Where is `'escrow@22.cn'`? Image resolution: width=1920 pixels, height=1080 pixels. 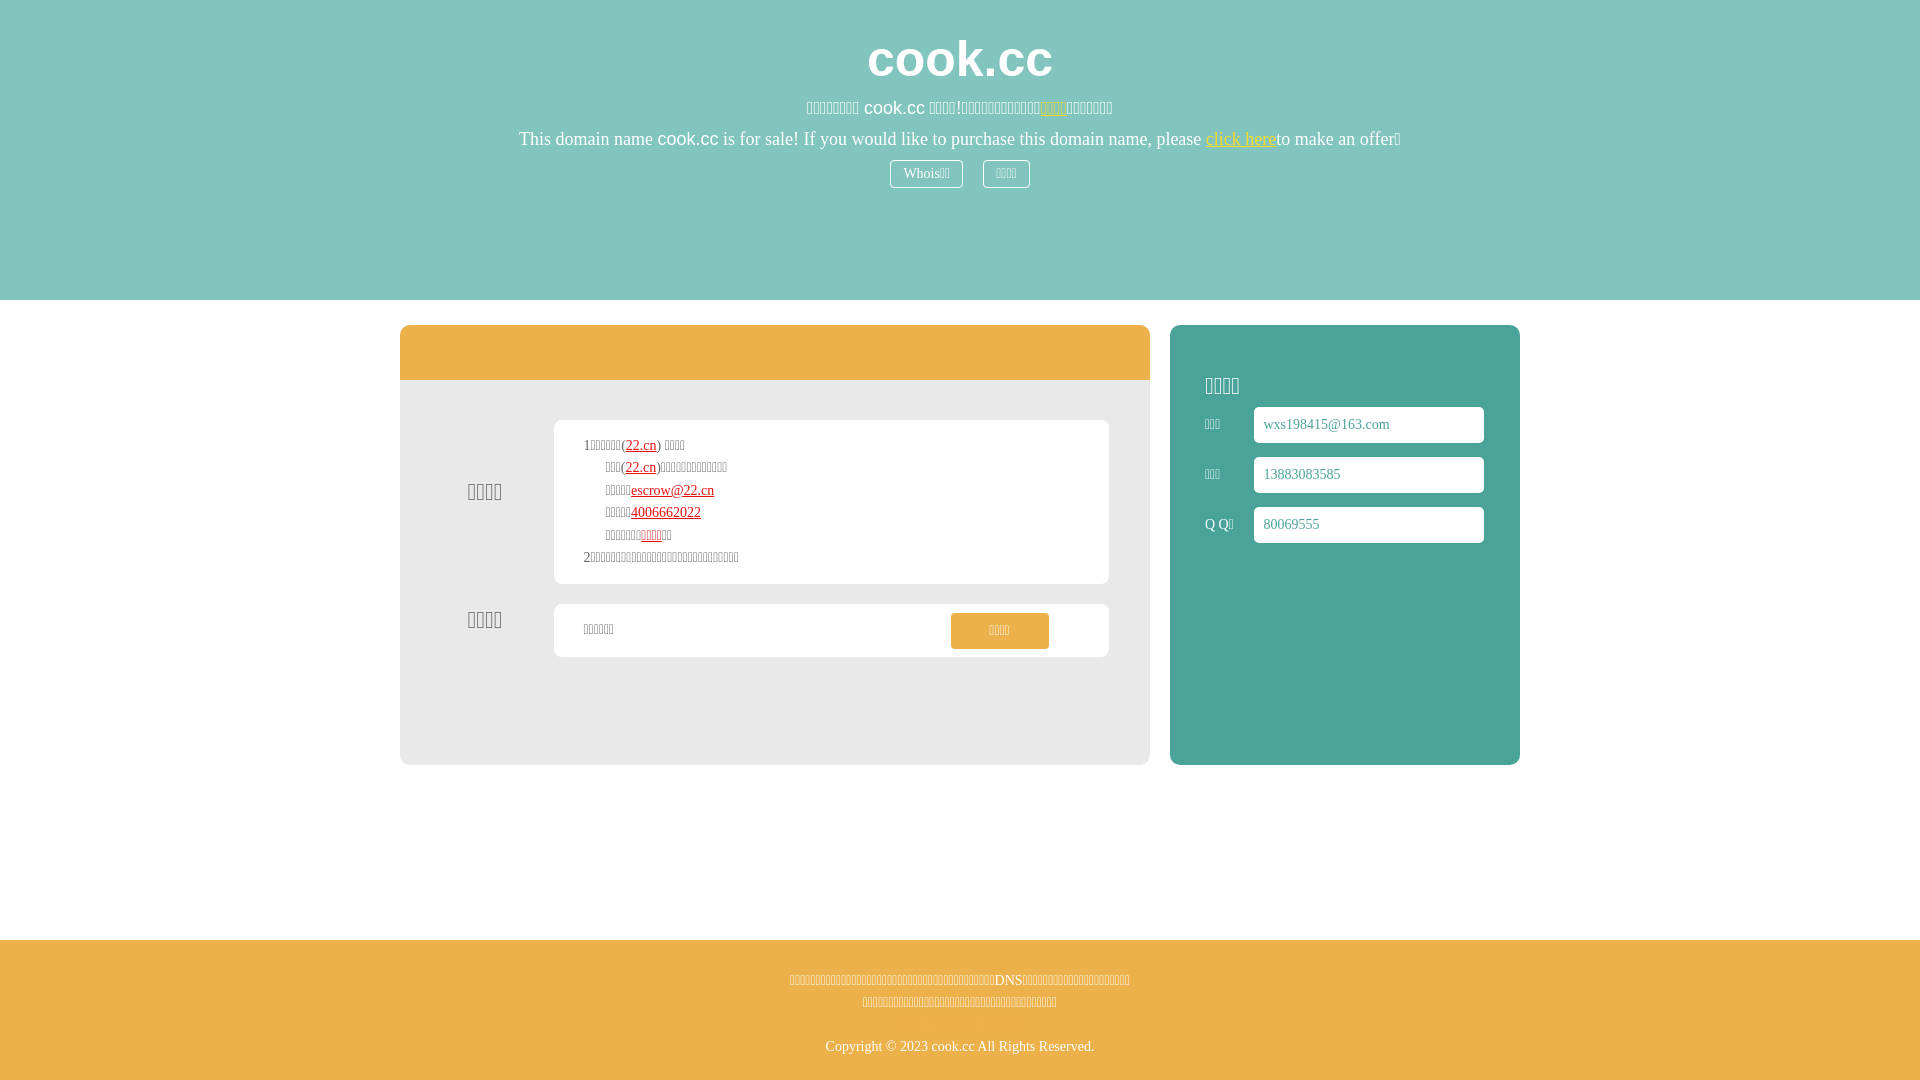
'escrow@22.cn' is located at coordinates (672, 490).